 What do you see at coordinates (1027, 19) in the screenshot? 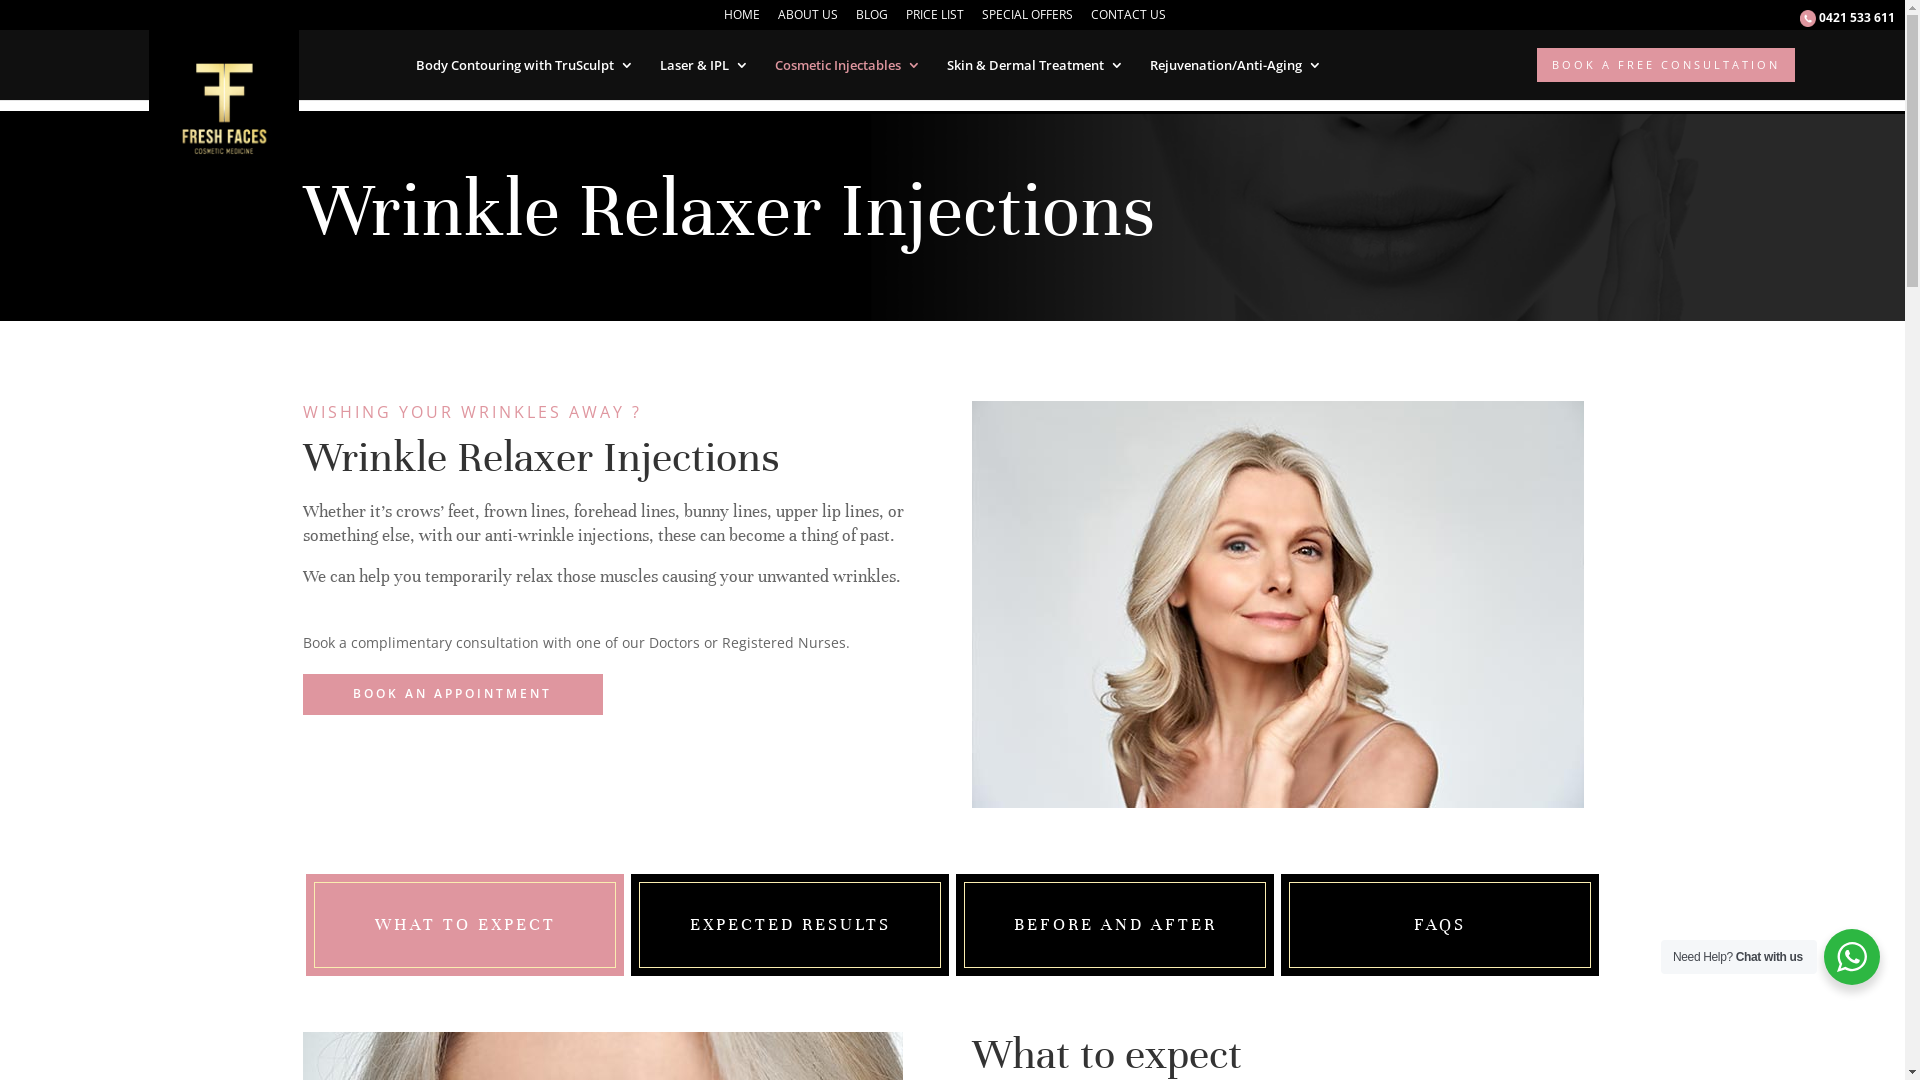
I see `'SPECIAL OFFERS'` at bounding box center [1027, 19].